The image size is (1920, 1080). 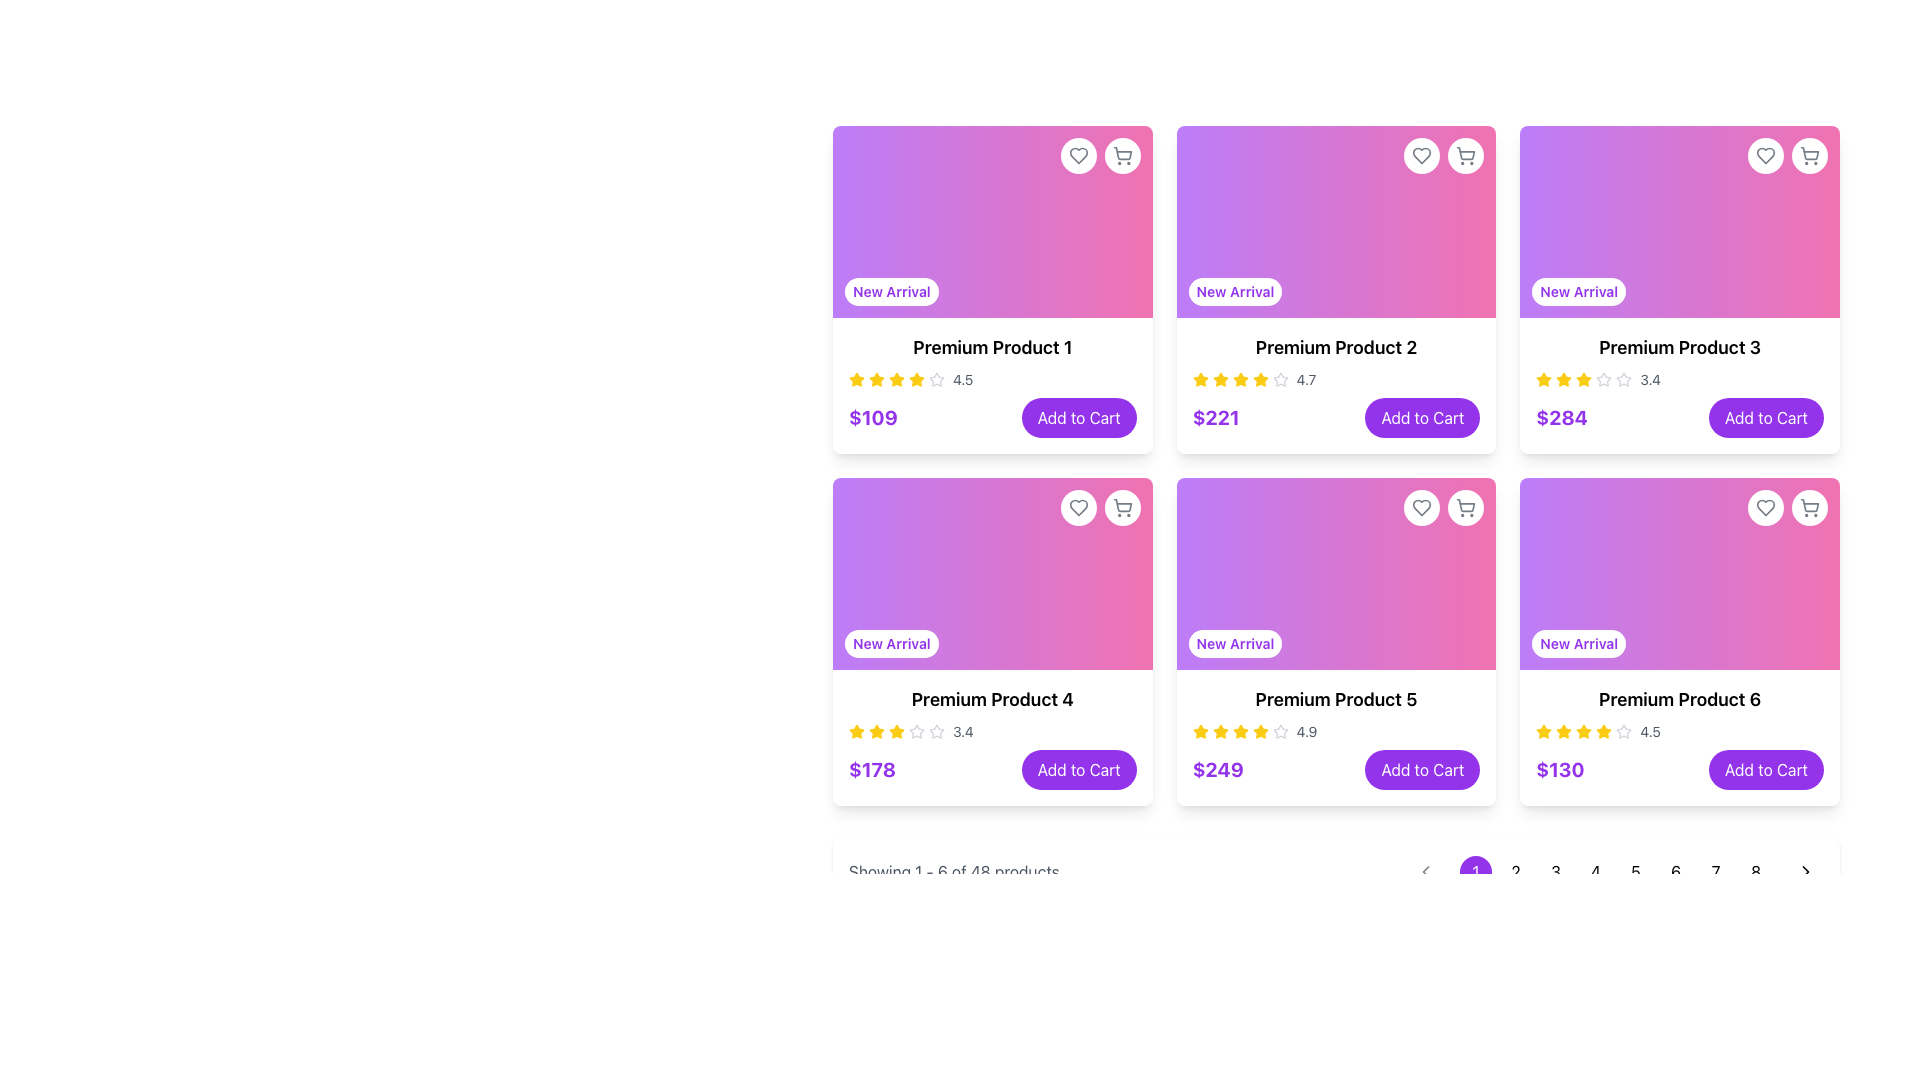 What do you see at coordinates (1077, 154) in the screenshot?
I see `the circular button with a white background and a gray heart icon located at the top-right corner of the product card for 'Premium Product 1'` at bounding box center [1077, 154].